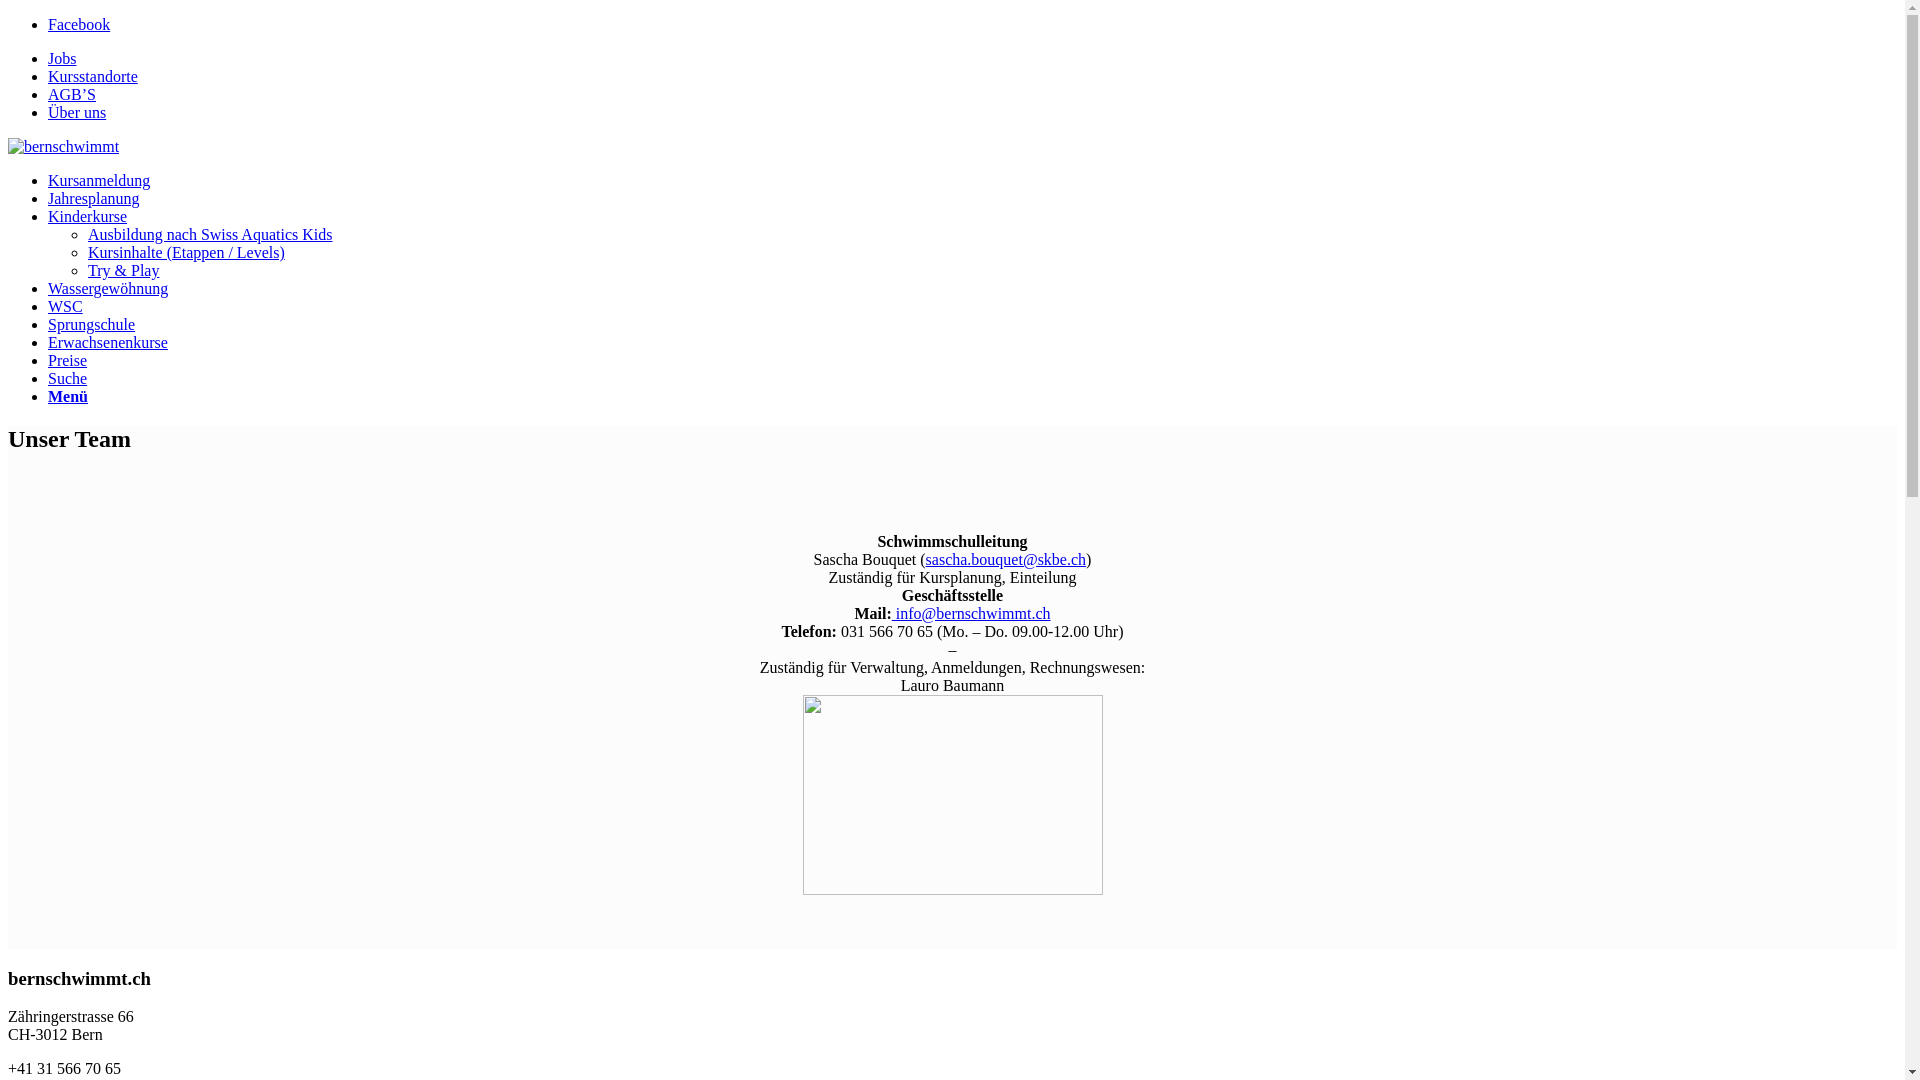 The image size is (1920, 1080). I want to click on 'Kursanmeldung', so click(98, 180).